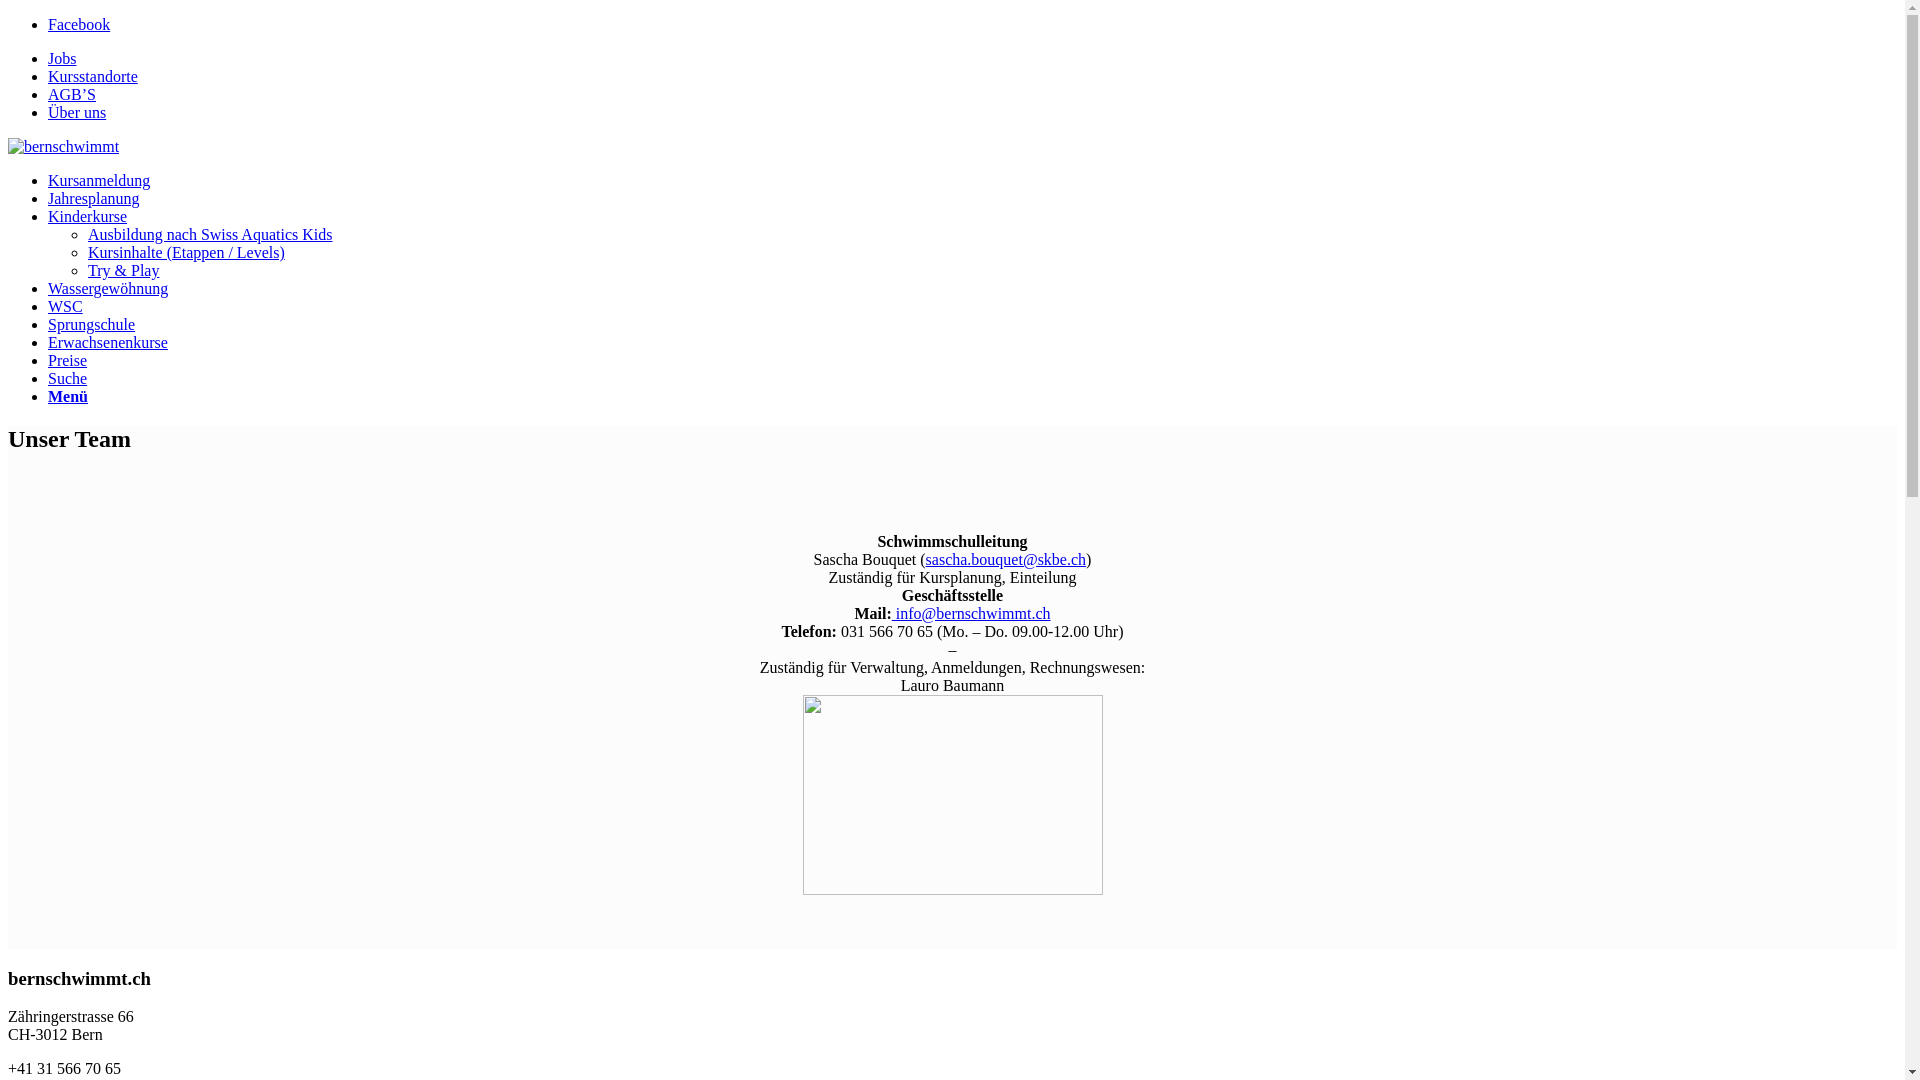 The image size is (1920, 1080). I want to click on 'Kursanmeldung', so click(98, 180).